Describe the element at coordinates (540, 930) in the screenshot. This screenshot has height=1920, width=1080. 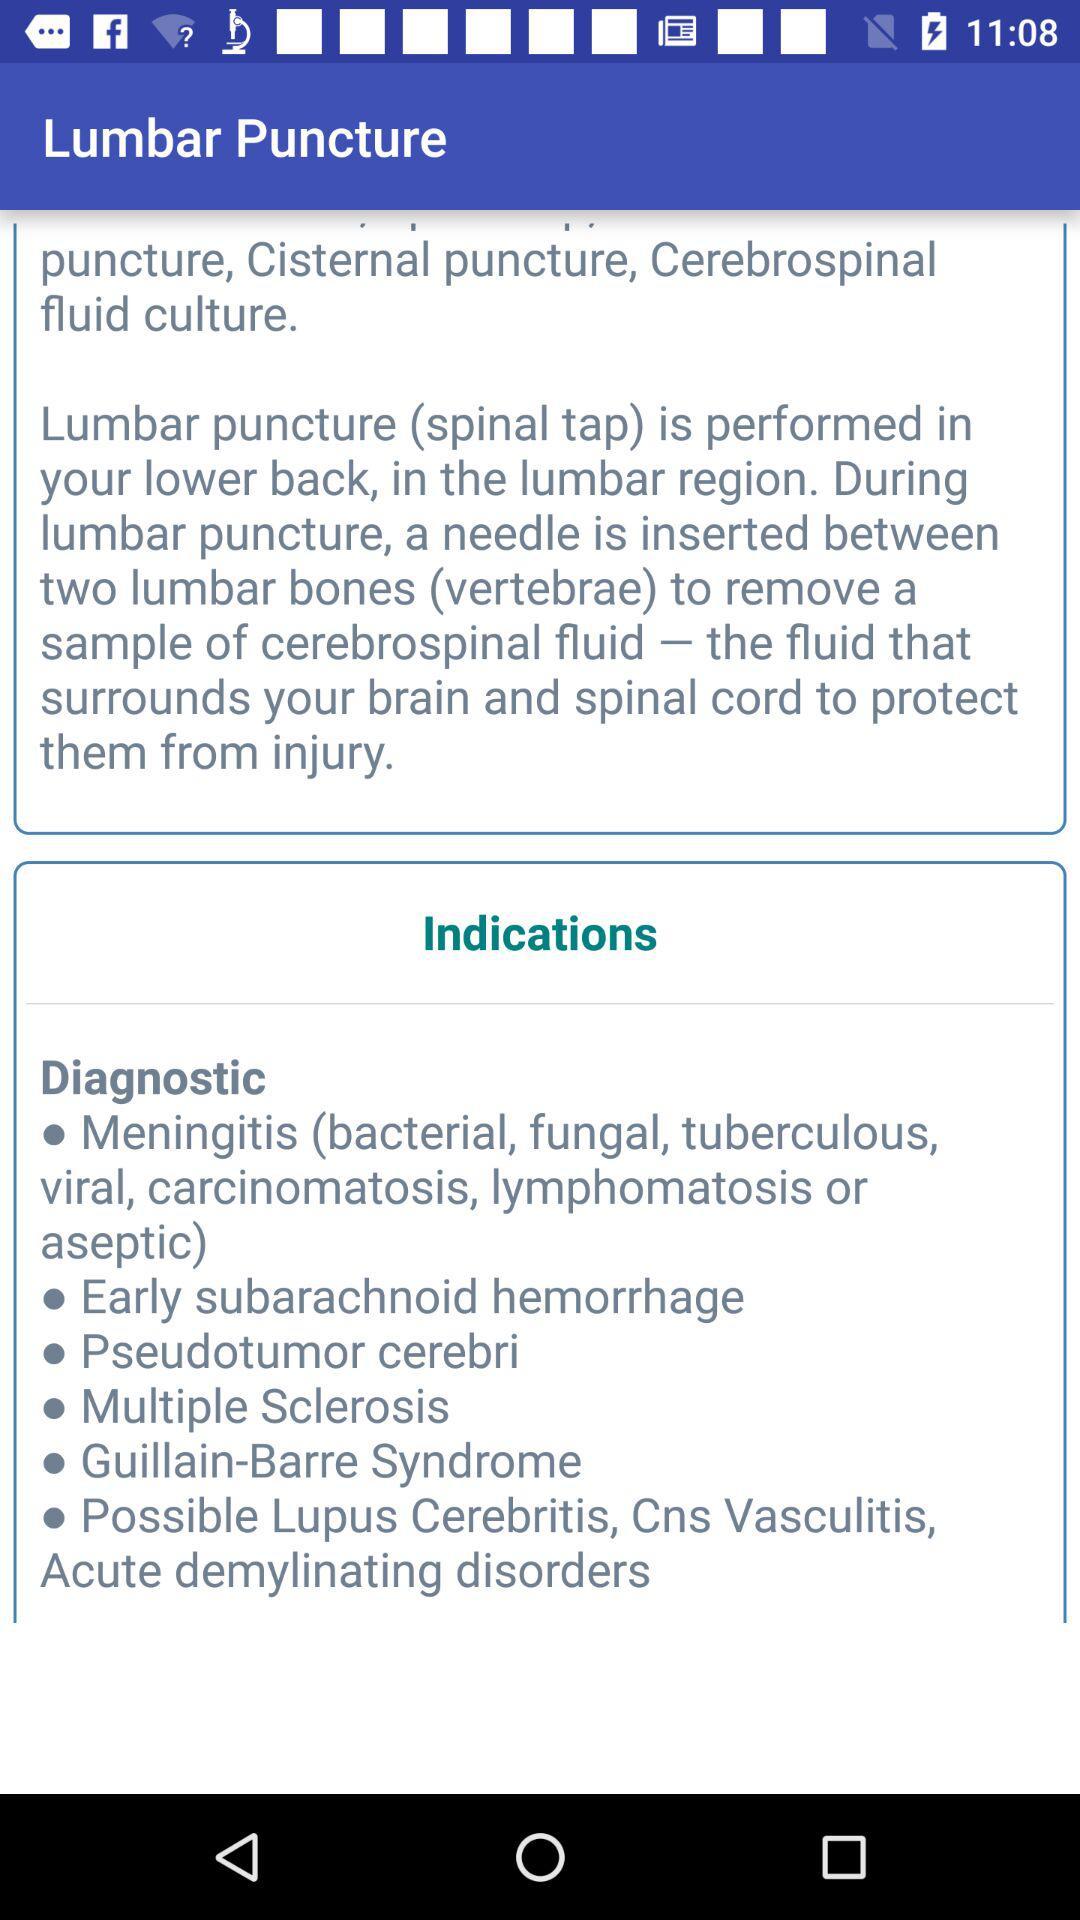
I see `indications icon` at that location.